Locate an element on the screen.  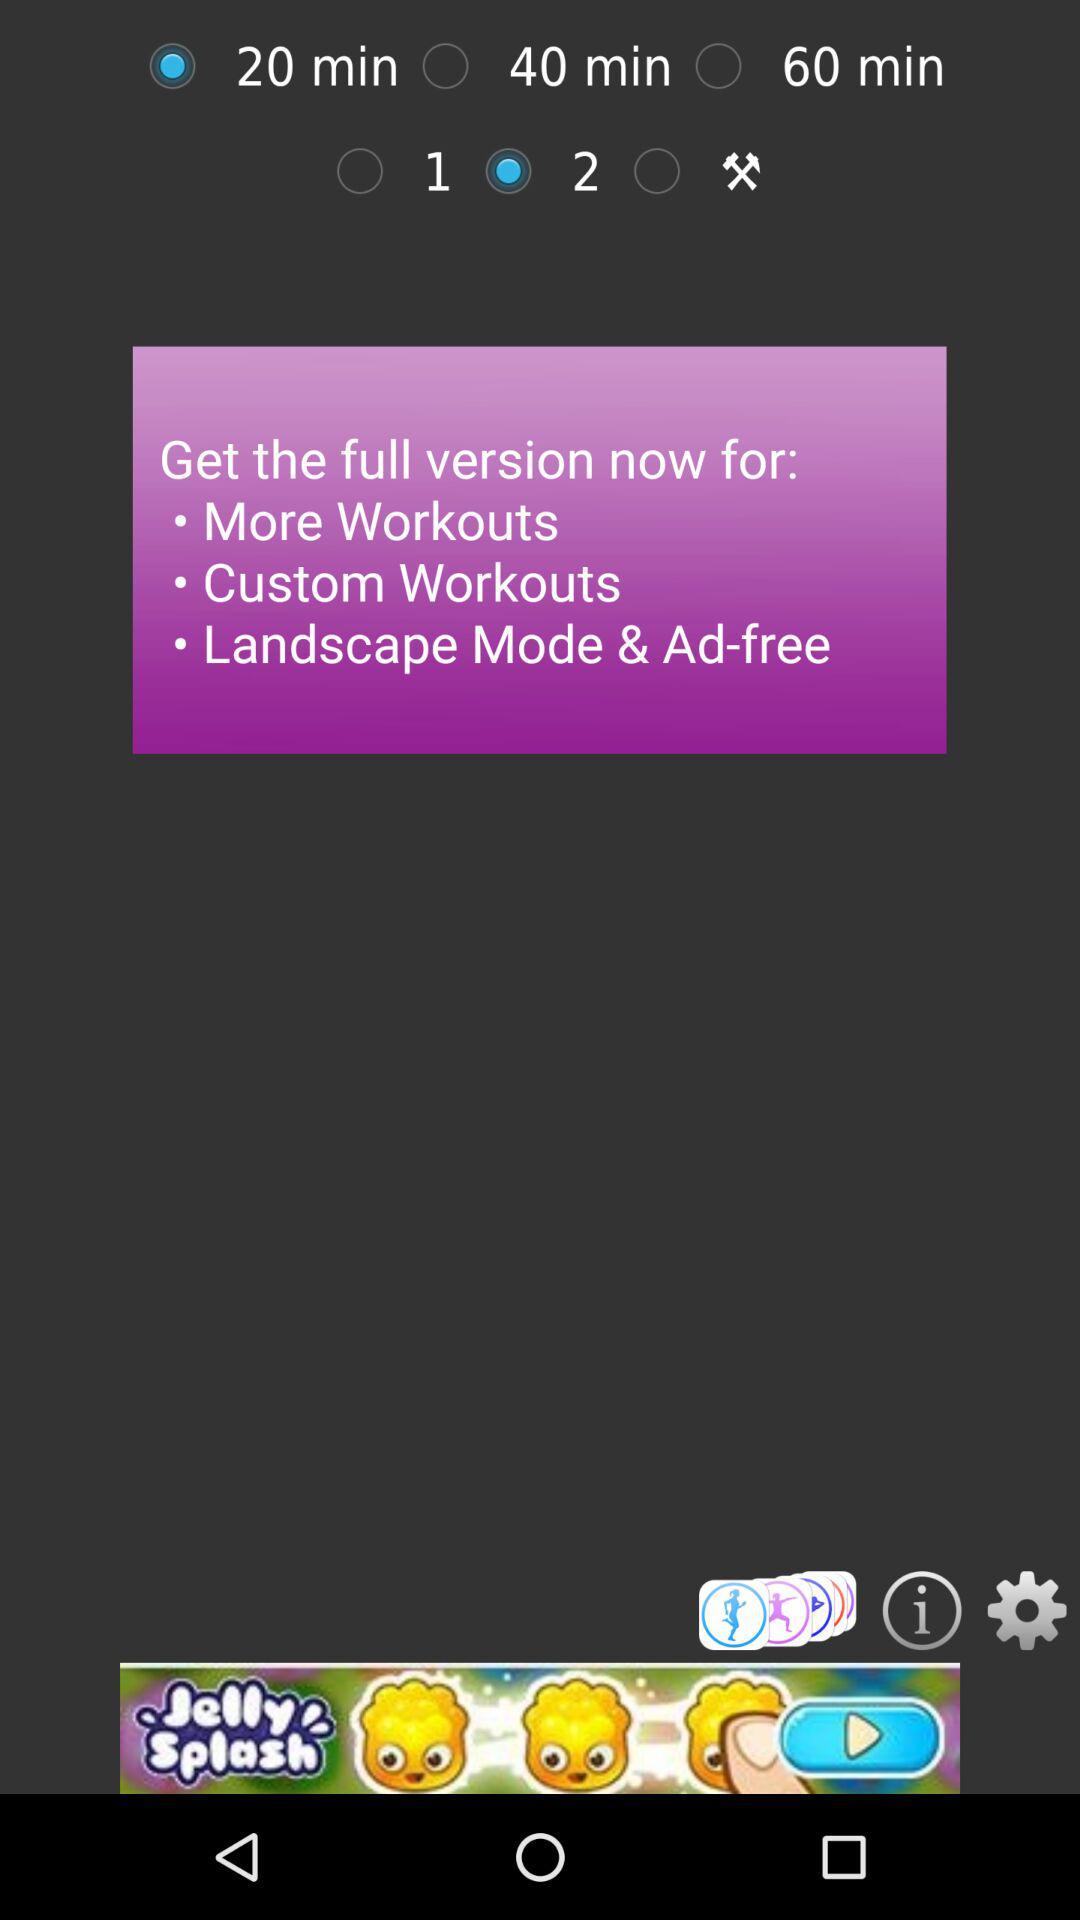
an option is located at coordinates (370, 171).